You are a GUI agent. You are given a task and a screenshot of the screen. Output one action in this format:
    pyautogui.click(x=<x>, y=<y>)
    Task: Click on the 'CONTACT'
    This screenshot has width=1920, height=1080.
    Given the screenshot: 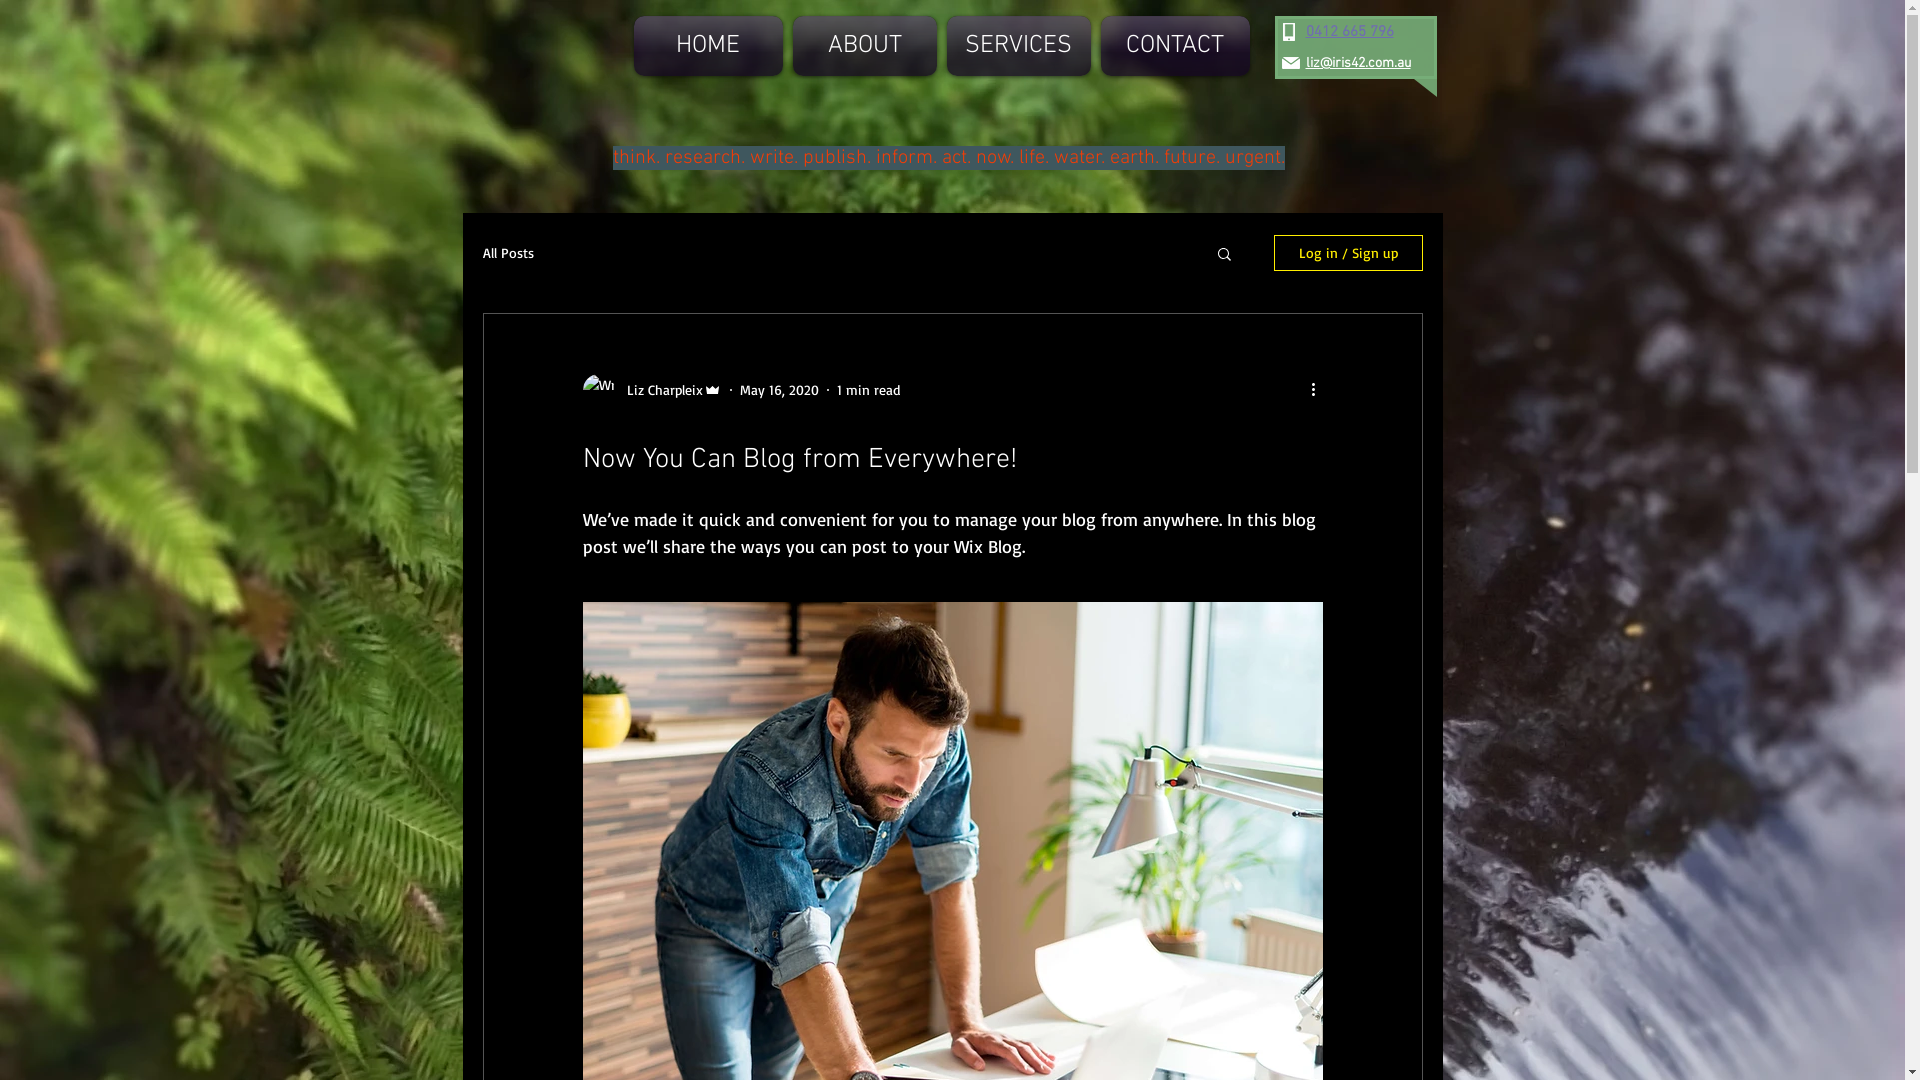 What is the action you would take?
    pyautogui.click(x=1172, y=45)
    